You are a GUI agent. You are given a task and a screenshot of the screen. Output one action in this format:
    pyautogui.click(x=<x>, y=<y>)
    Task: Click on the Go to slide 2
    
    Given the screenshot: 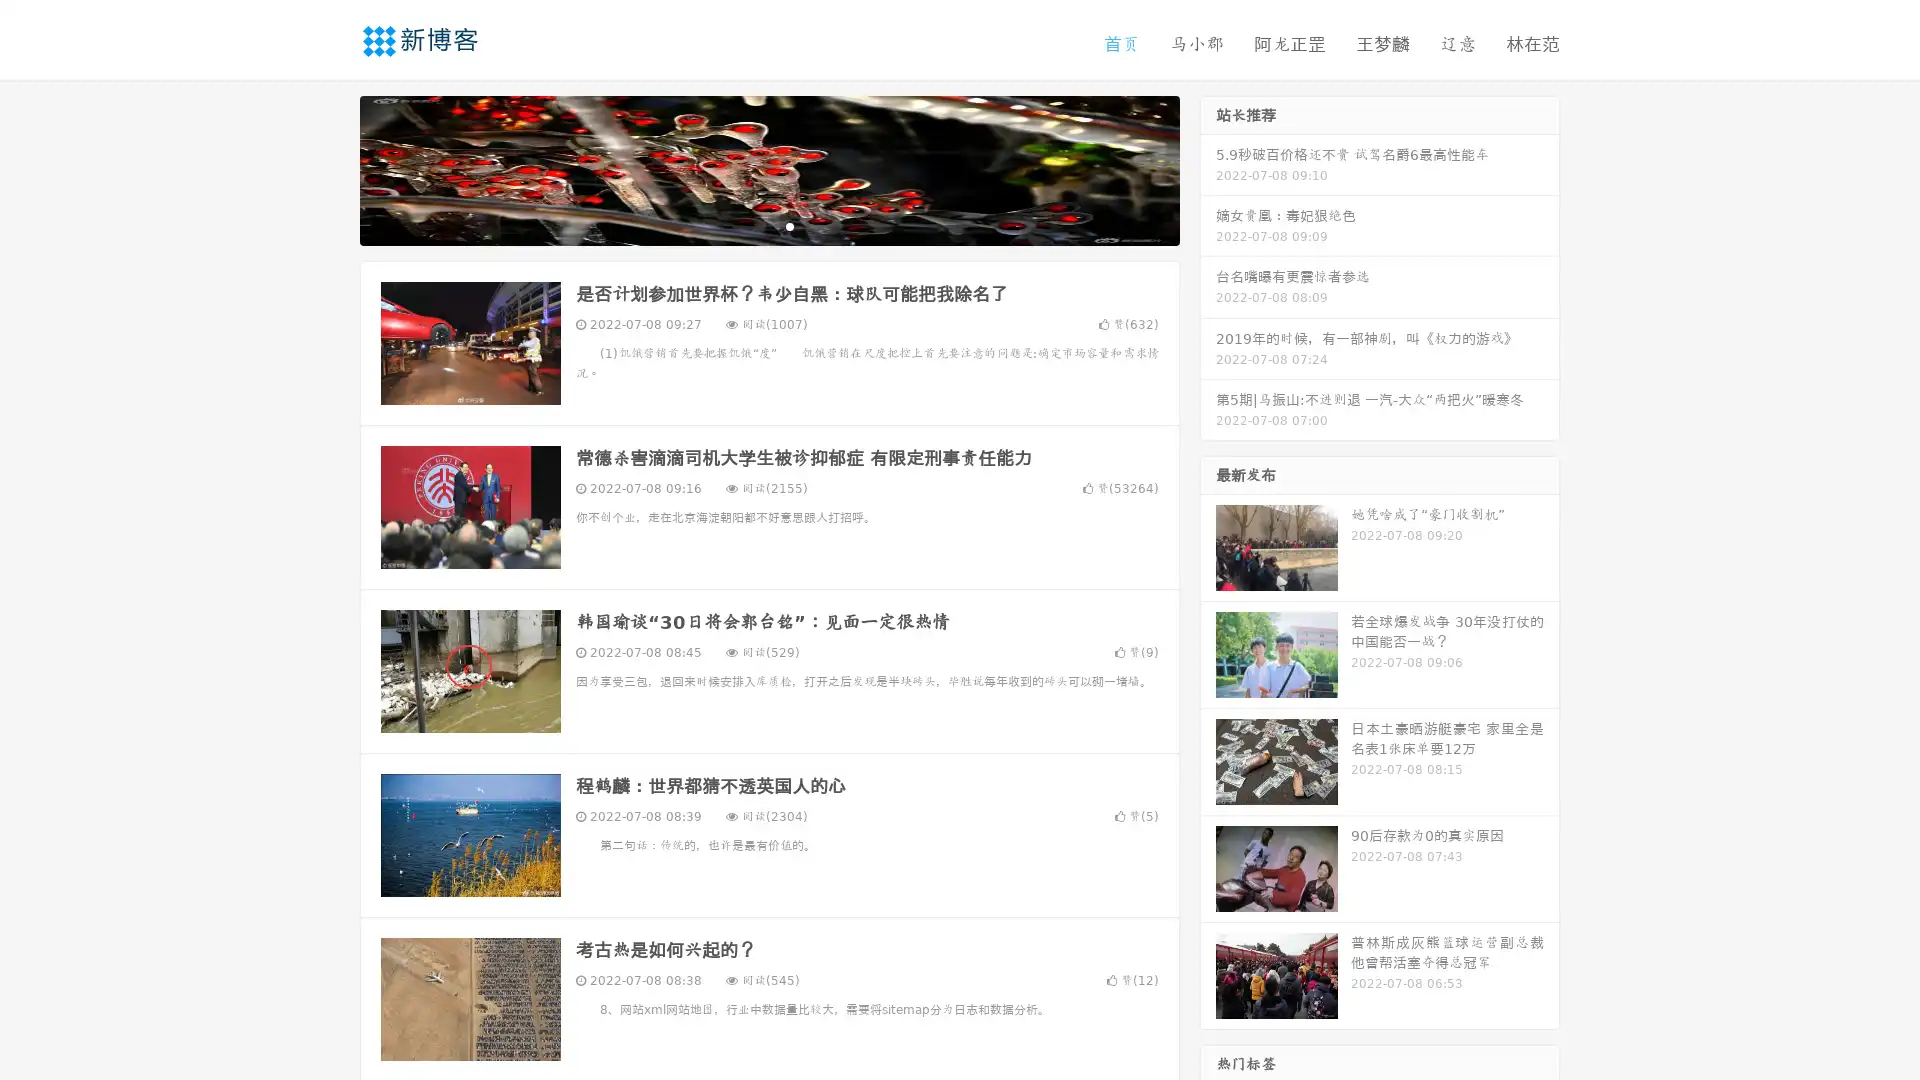 What is the action you would take?
    pyautogui.click(x=768, y=225)
    